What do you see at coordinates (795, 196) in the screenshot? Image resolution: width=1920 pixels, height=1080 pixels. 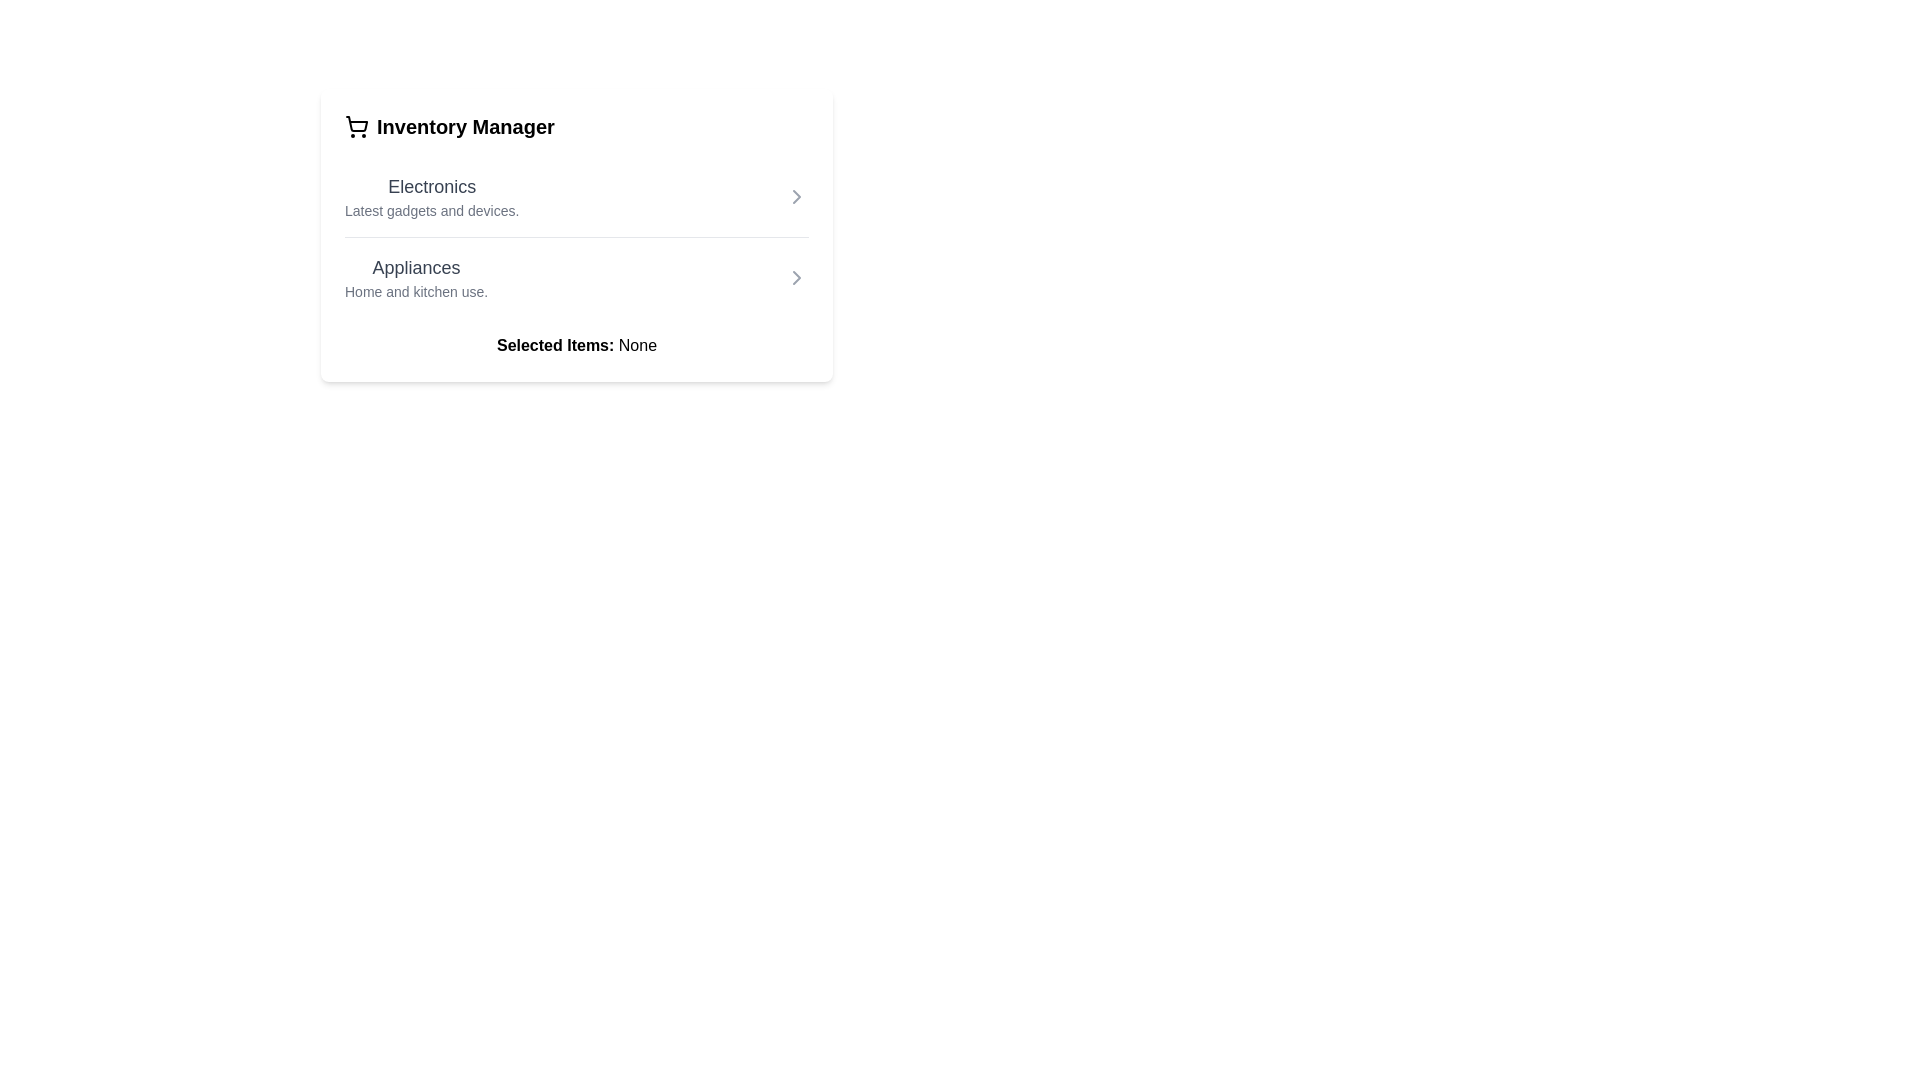 I see `the right-pointing chevron icon located in the second row under the 'Appliances' label` at bounding box center [795, 196].